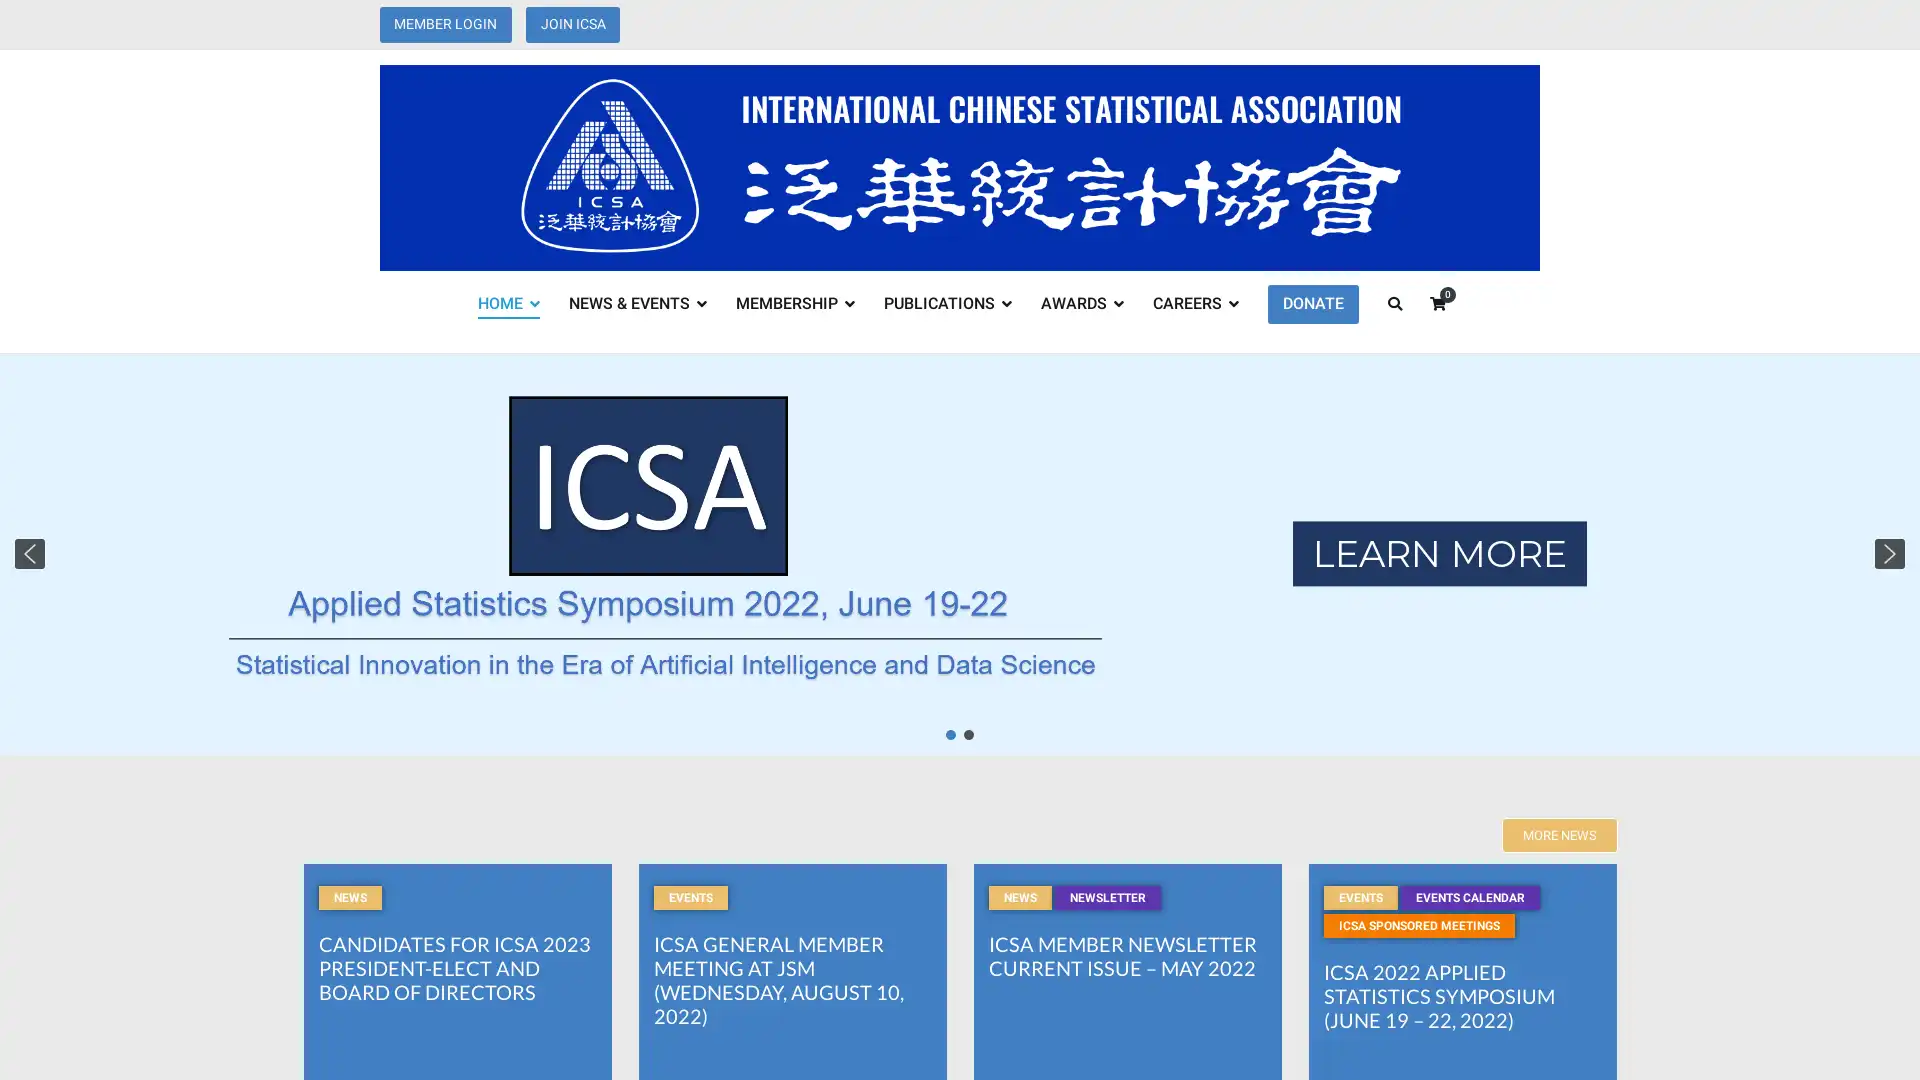 This screenshot has width=1920, height=1080. Describe the element at coordinates (571, 24) in the screenshot. I see `JOIN ICSA` at that location.